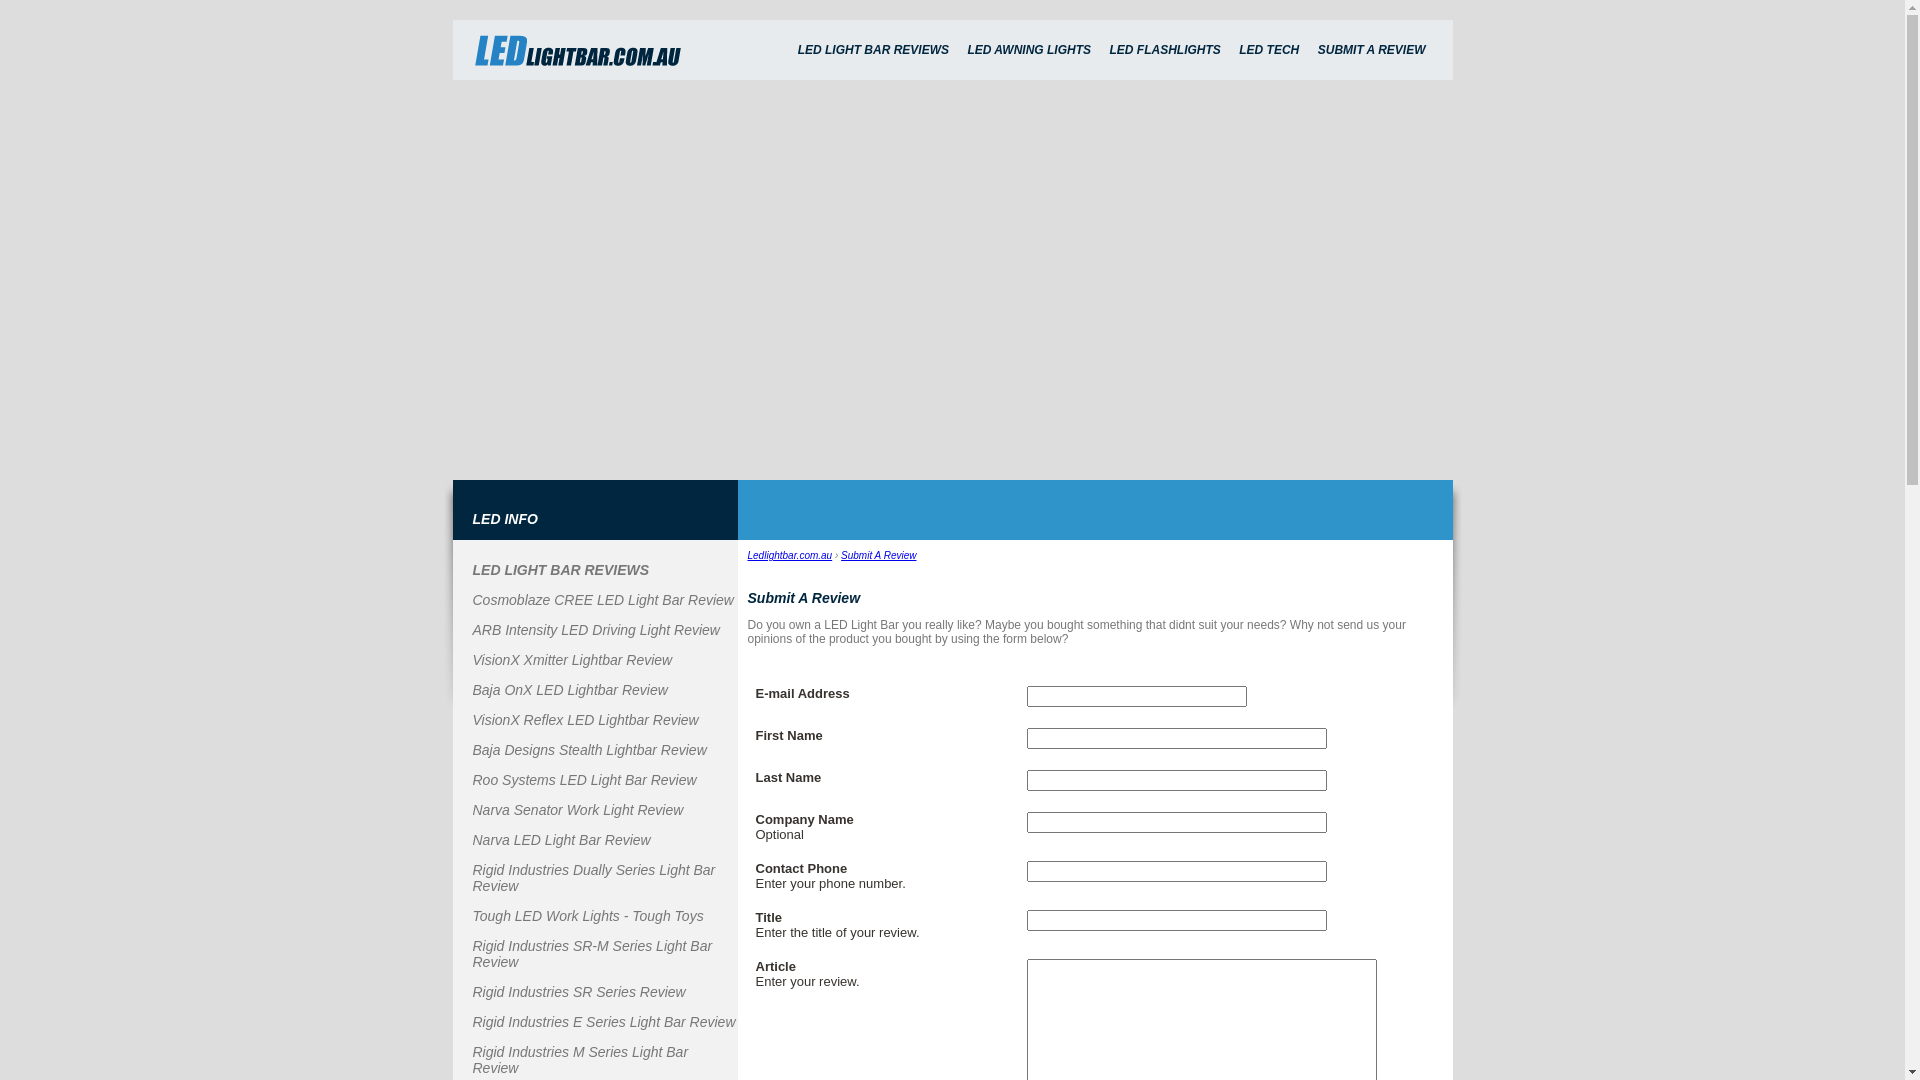 The image size is (1920, 1080). What do you see at coordinates (470, 991) in the screenshot?
I see `'Rigid Industries SR Series Review'` at bounding box center [470, 991].